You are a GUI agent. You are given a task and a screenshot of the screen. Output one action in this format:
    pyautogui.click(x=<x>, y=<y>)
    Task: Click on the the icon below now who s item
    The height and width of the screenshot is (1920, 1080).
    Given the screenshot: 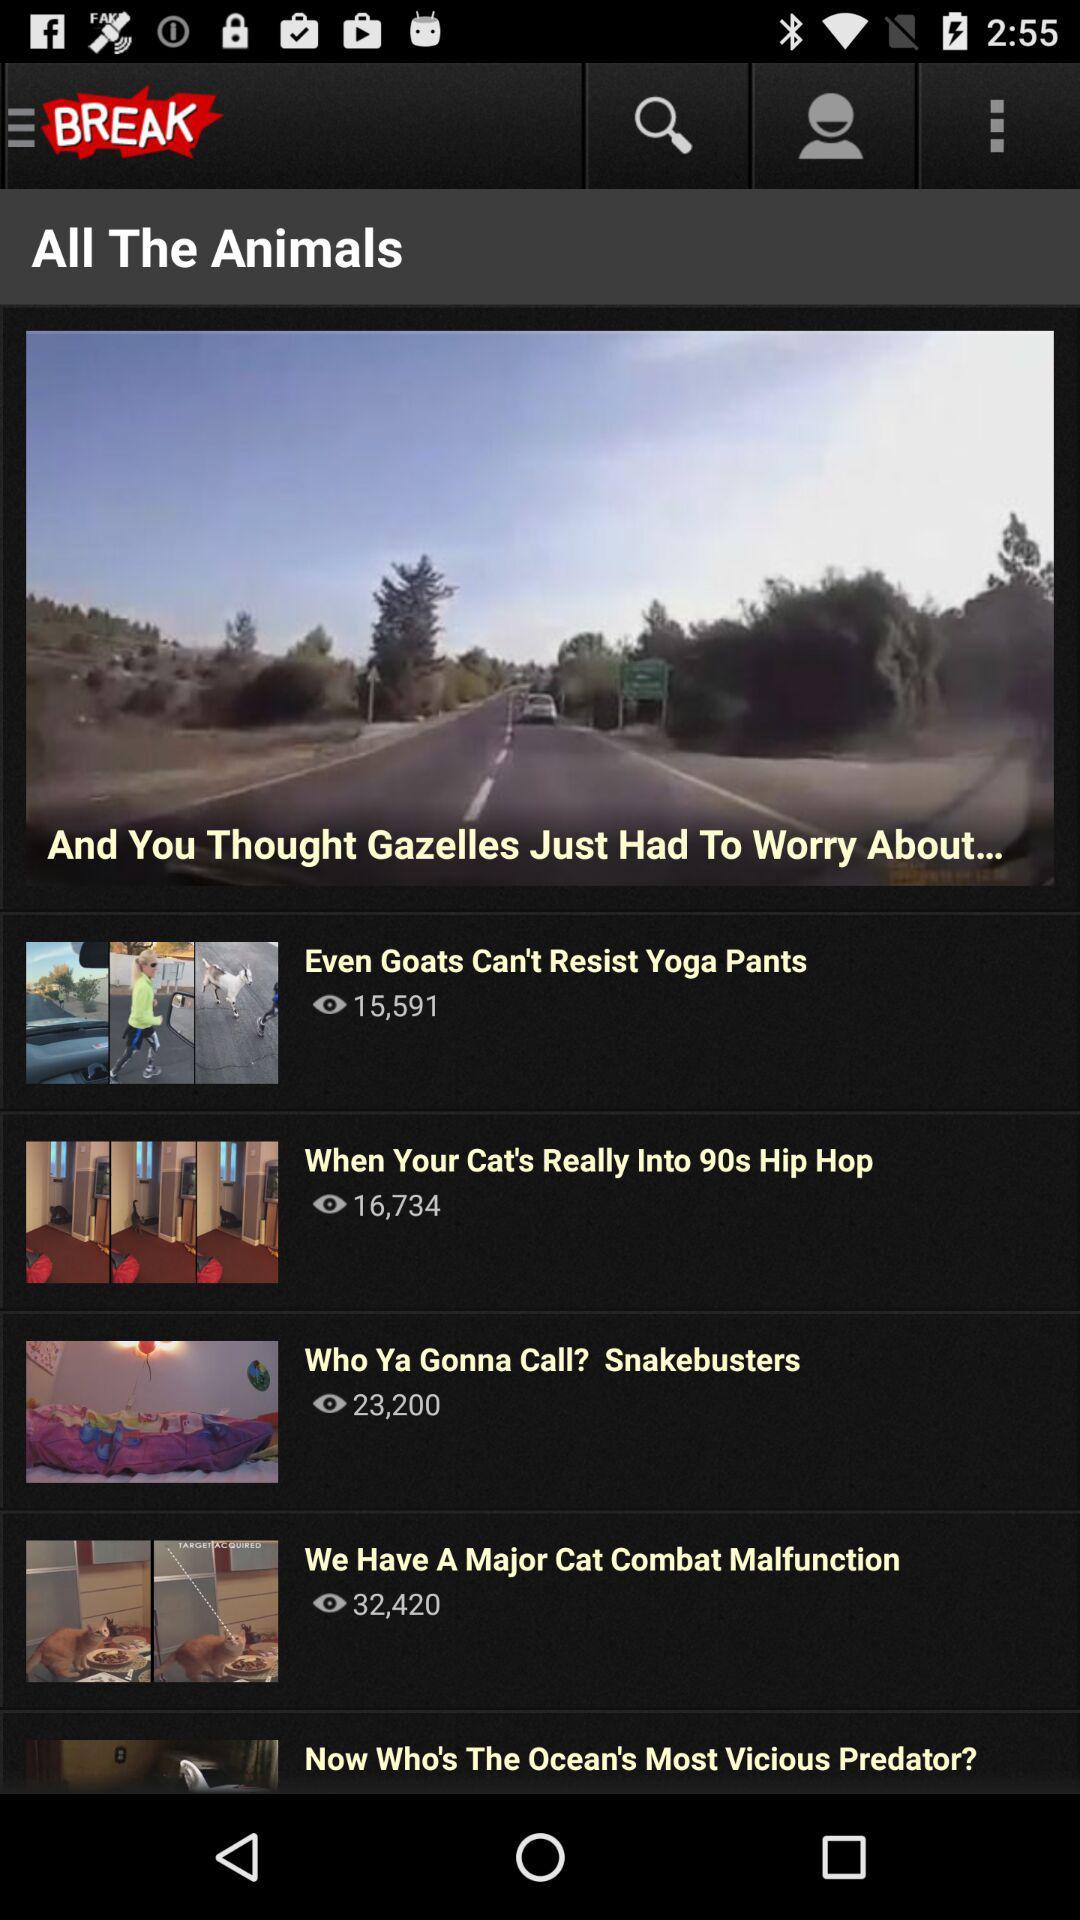 What is the action you would take?
    pyautogui.click(x=376, y=1788)
    